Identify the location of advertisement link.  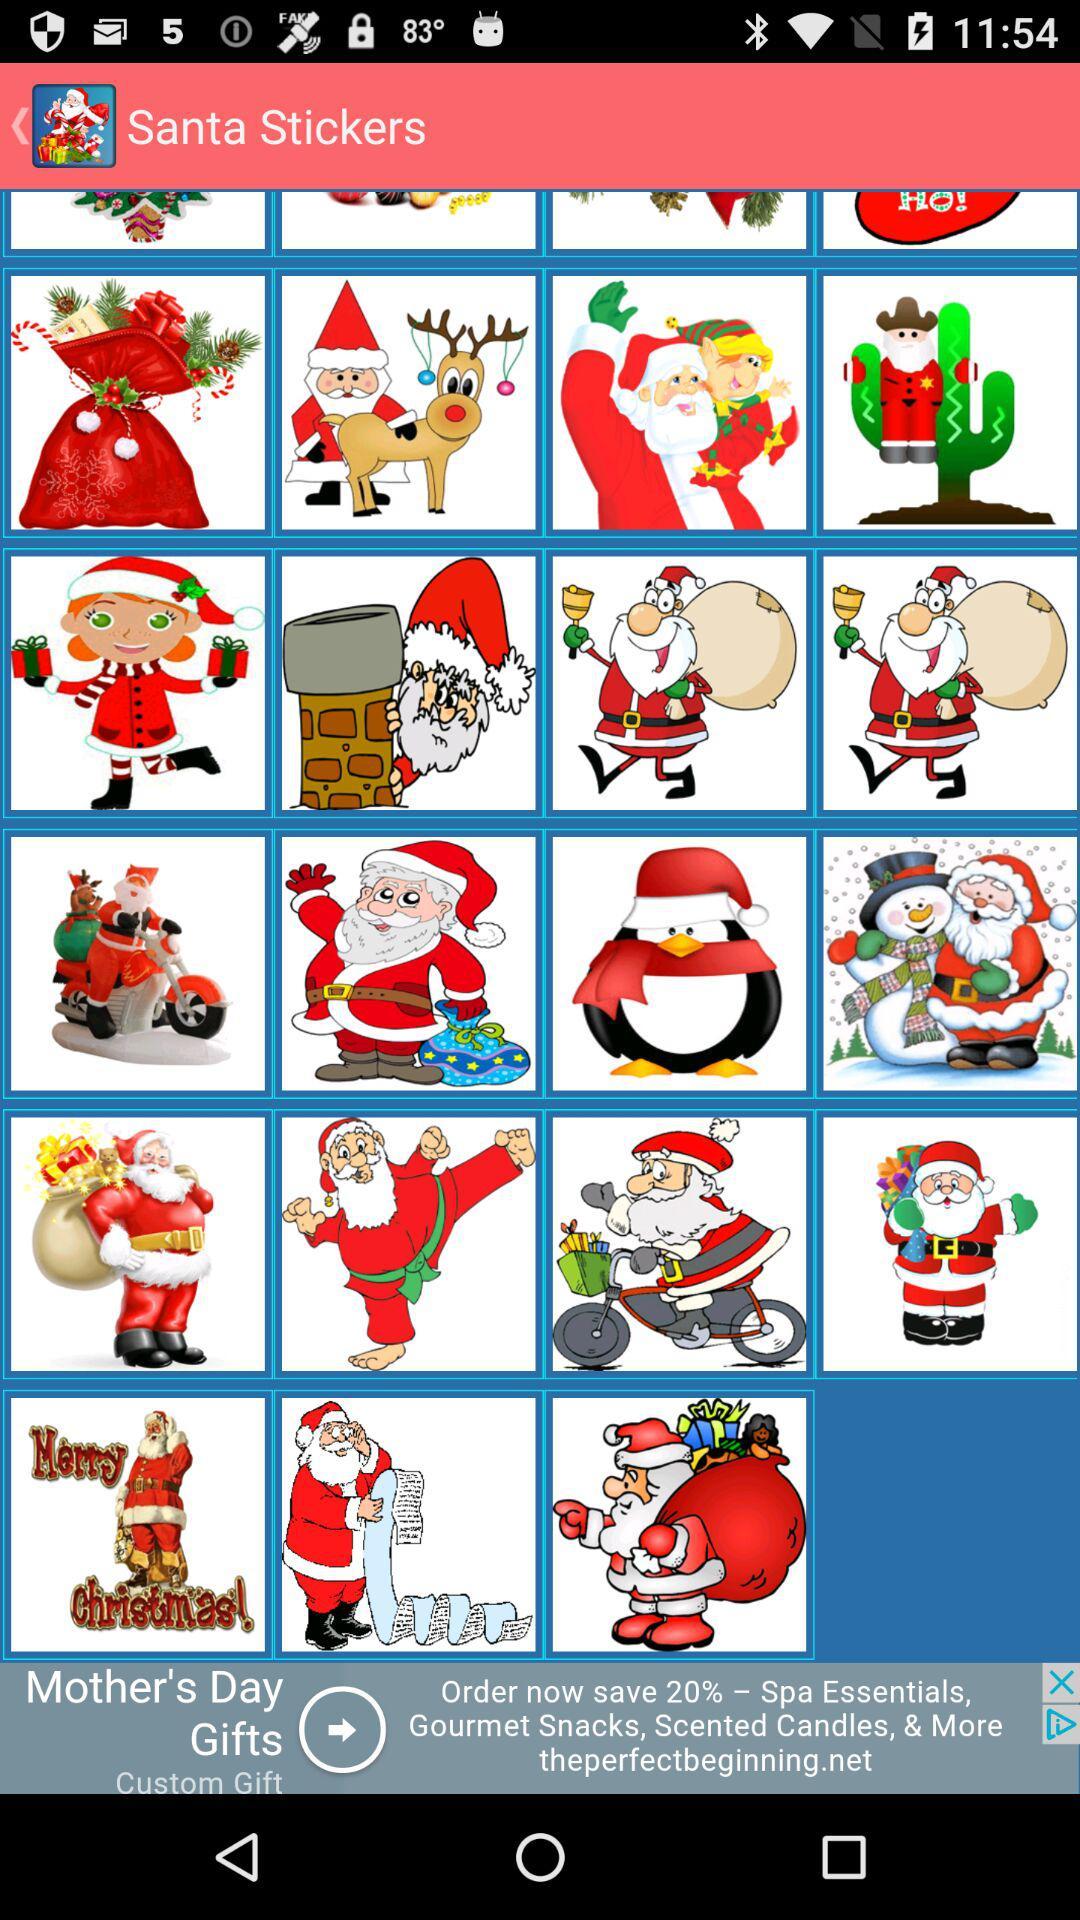
(540, 1727).